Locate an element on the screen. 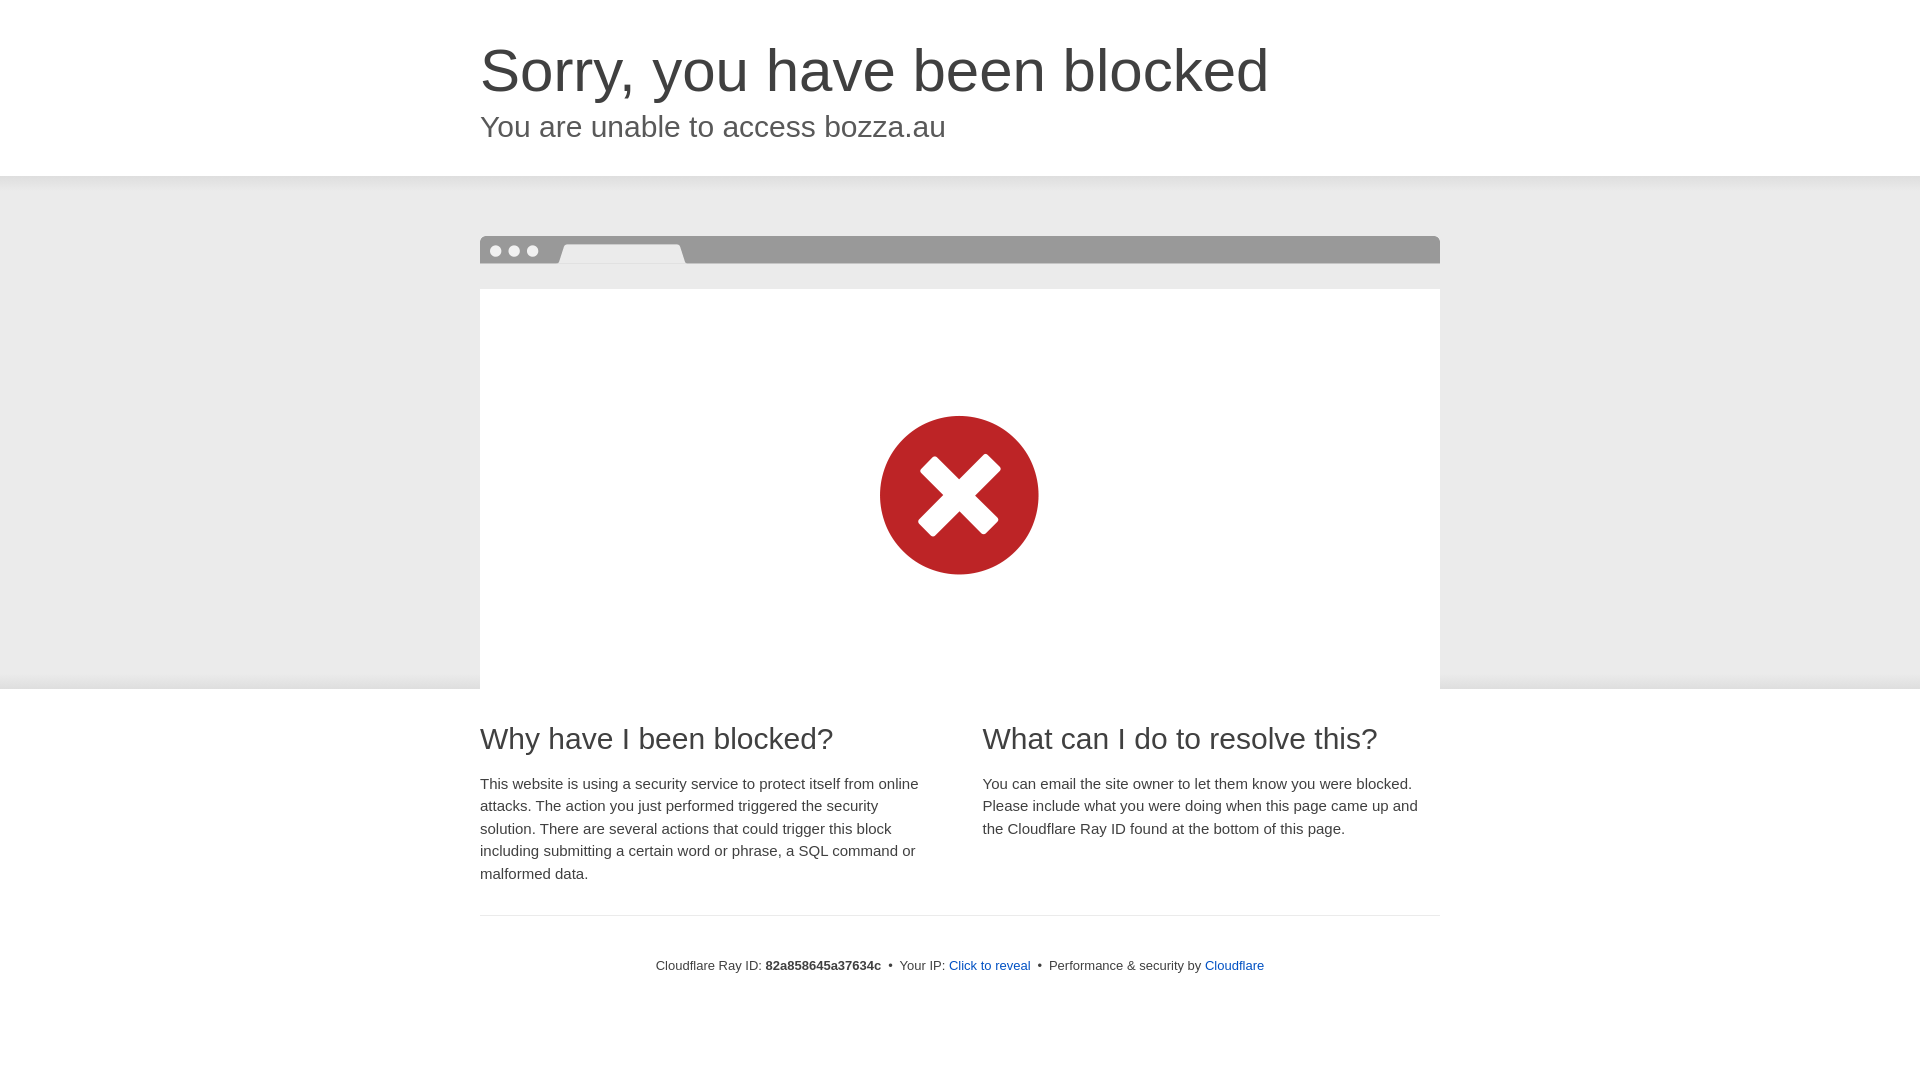 The width and height of the screenshot is (1920, 1080). 'Click to reveal' is located at coordinates (989, 964).